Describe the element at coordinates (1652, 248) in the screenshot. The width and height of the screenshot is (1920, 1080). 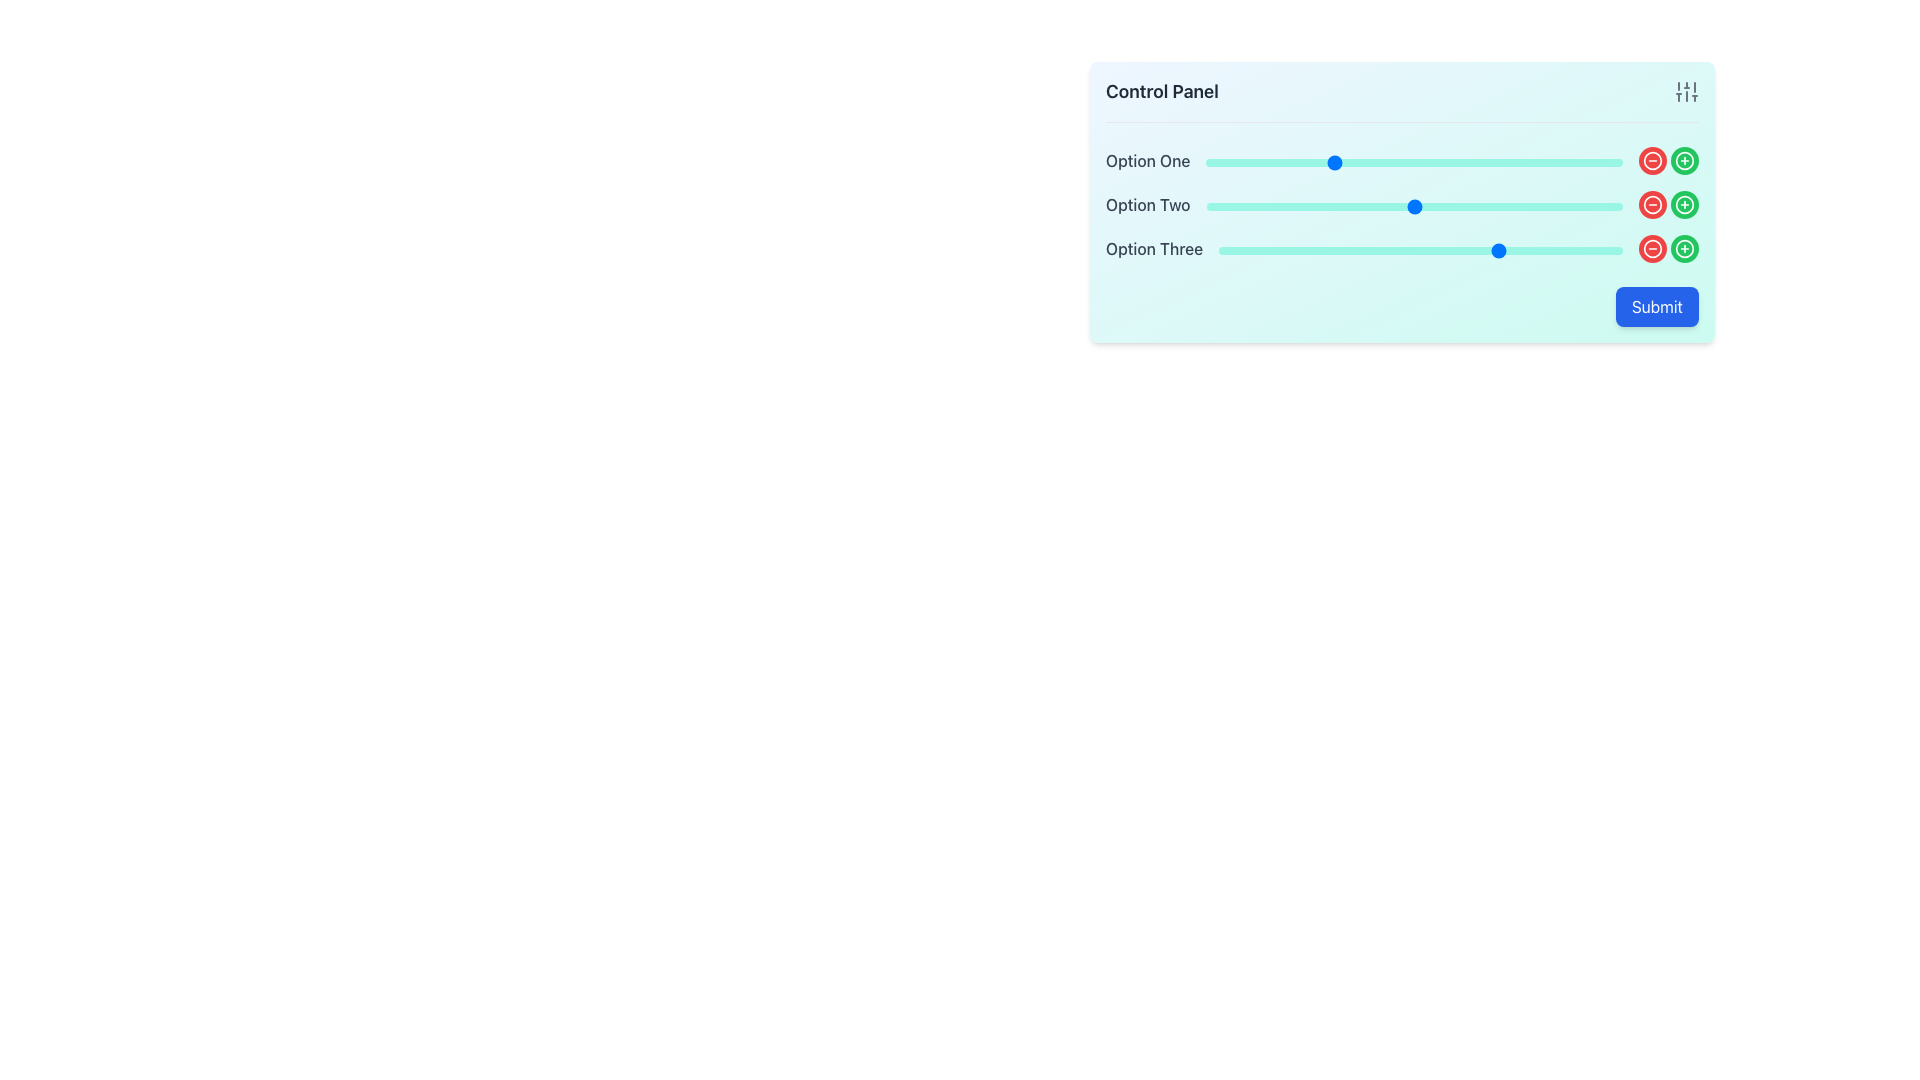
I see `the last red circular icon with a minus symbol to decrease the value associated with 'Option Three'` at that location.